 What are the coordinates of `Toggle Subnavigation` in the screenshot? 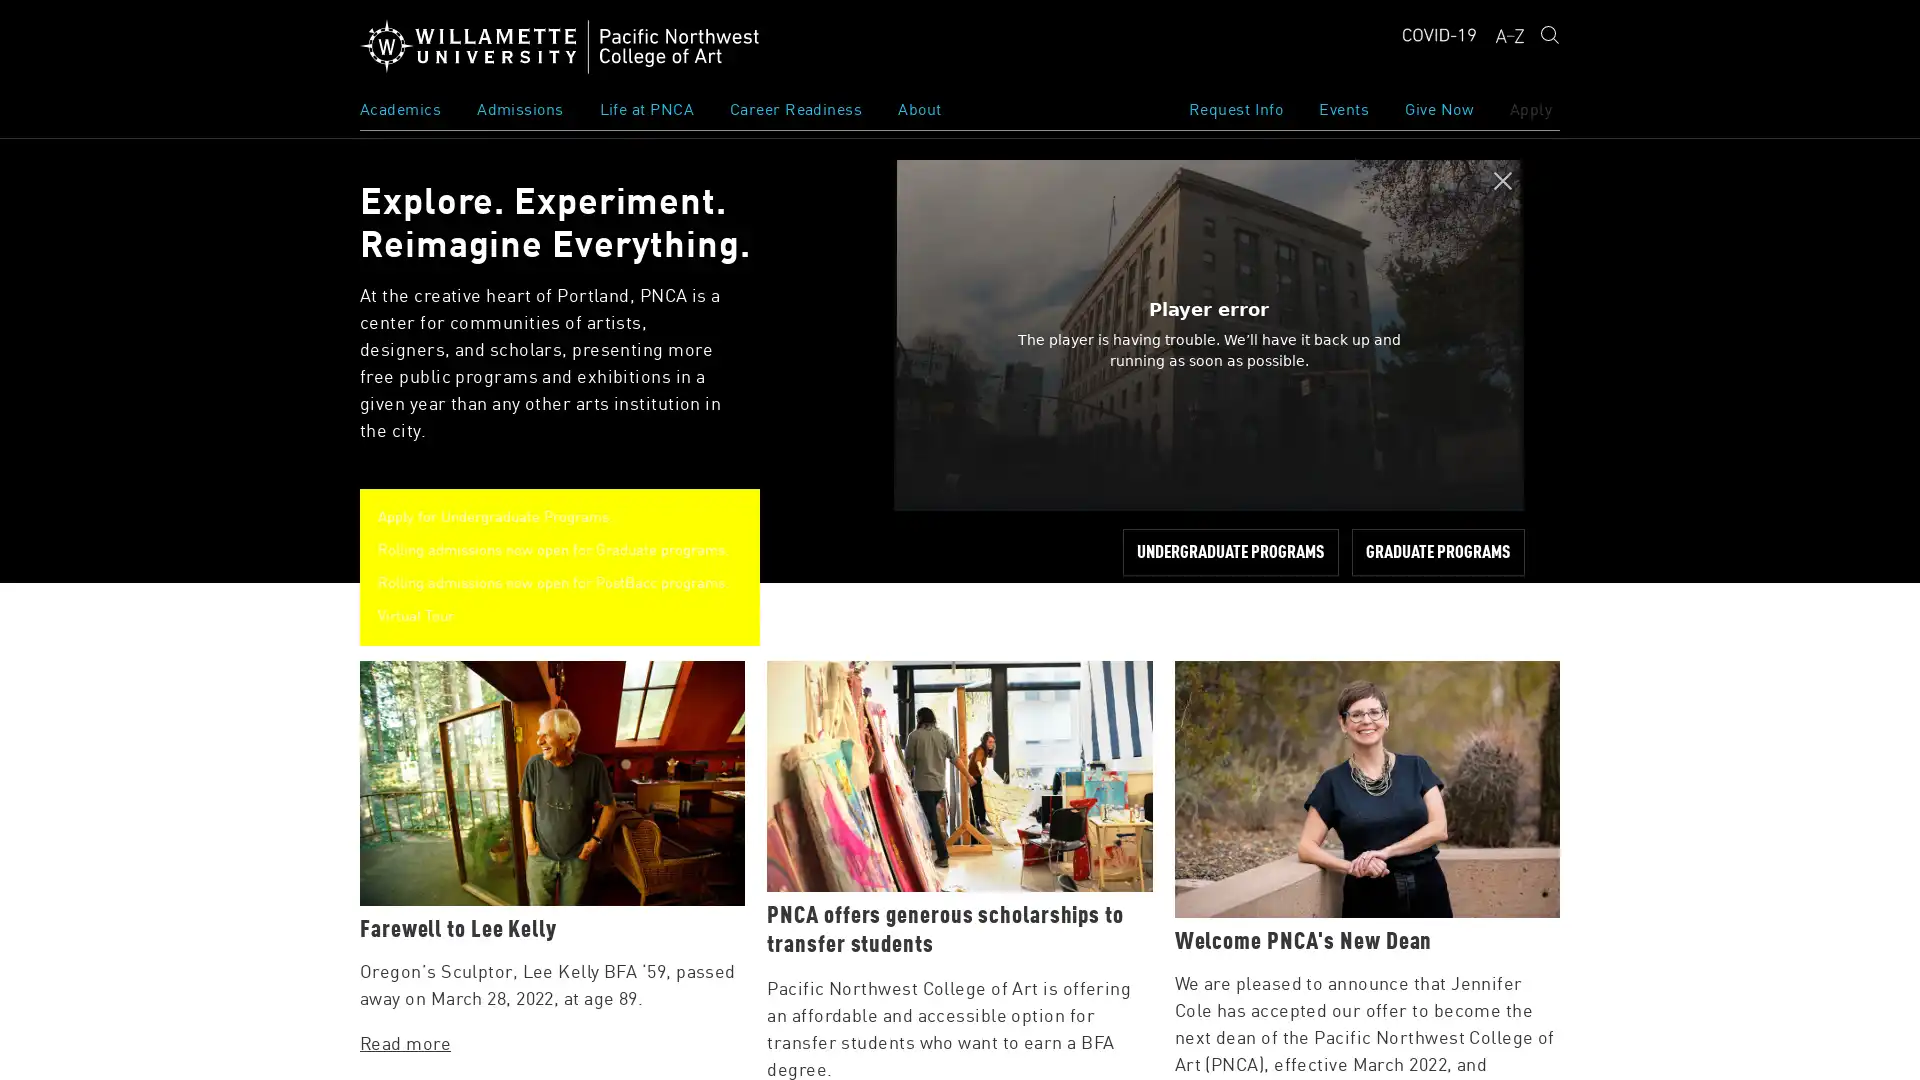 It's located at (400, 112).